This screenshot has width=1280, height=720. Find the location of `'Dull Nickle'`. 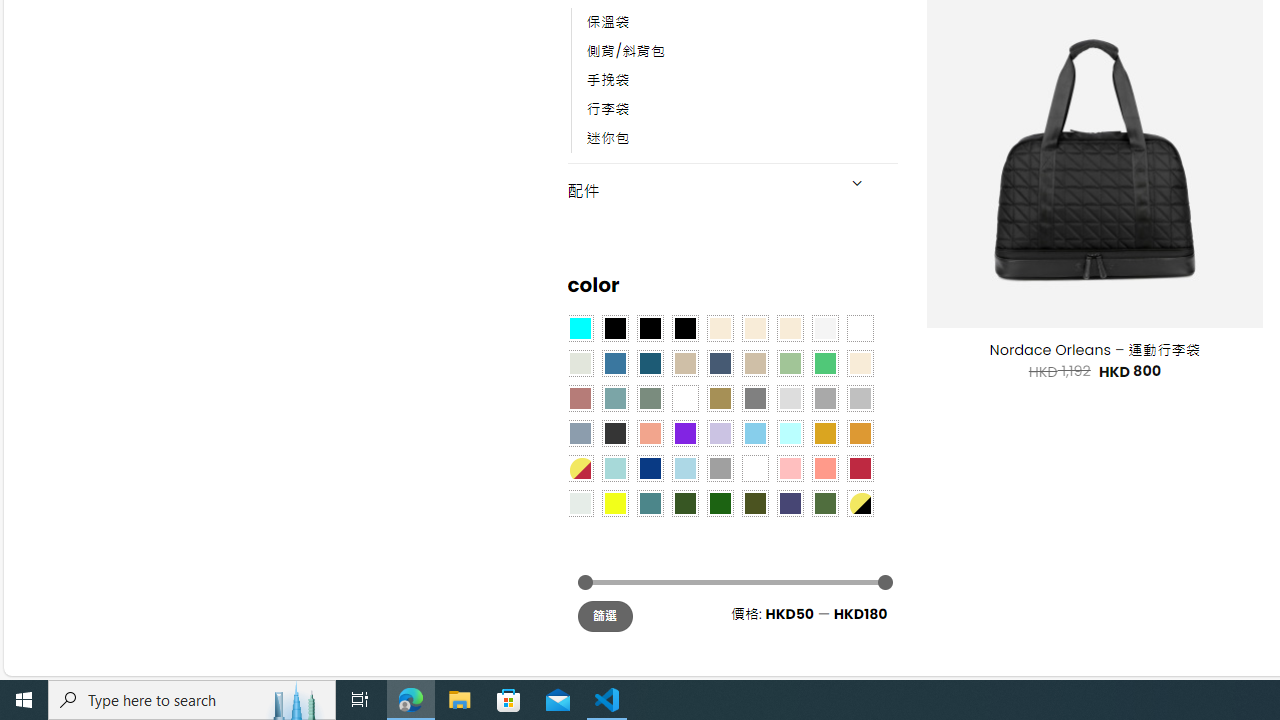

'Dull Nickle' is located at coordinates (578, 502).